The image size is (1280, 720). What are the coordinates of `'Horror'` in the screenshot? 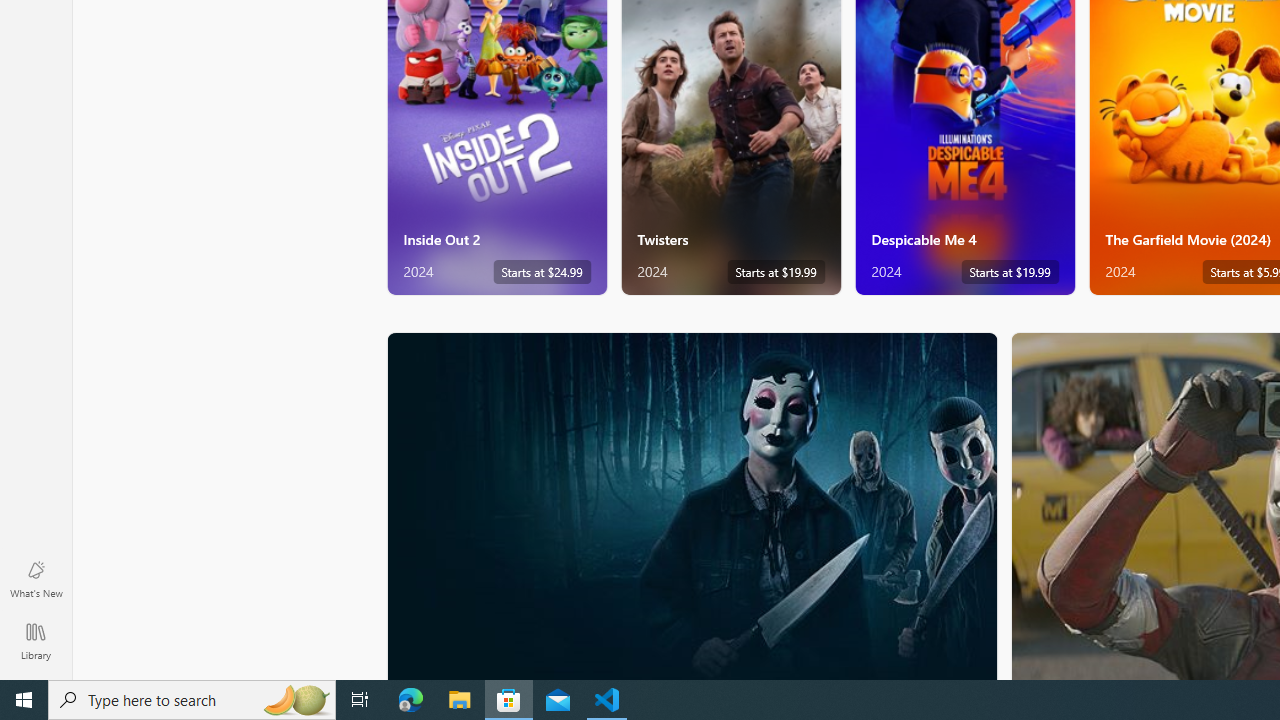 It's located at (692, 504).